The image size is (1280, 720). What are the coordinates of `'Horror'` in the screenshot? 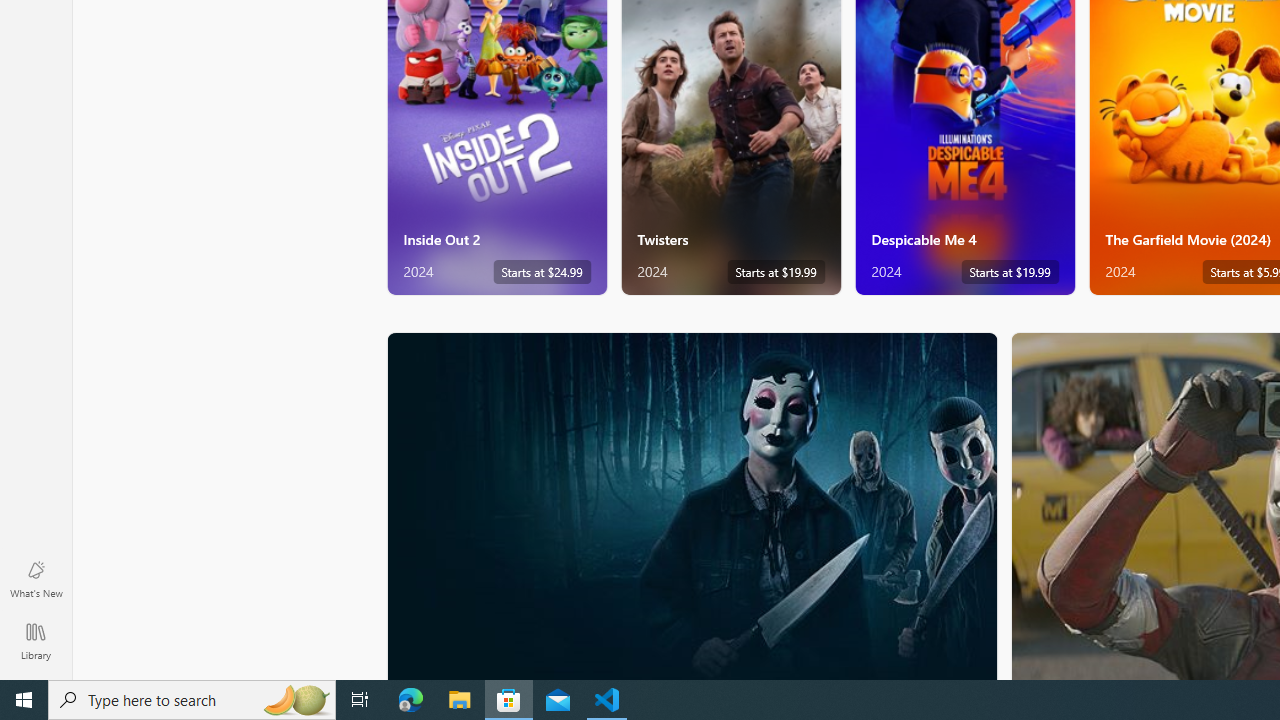 It's located at (692, 504).